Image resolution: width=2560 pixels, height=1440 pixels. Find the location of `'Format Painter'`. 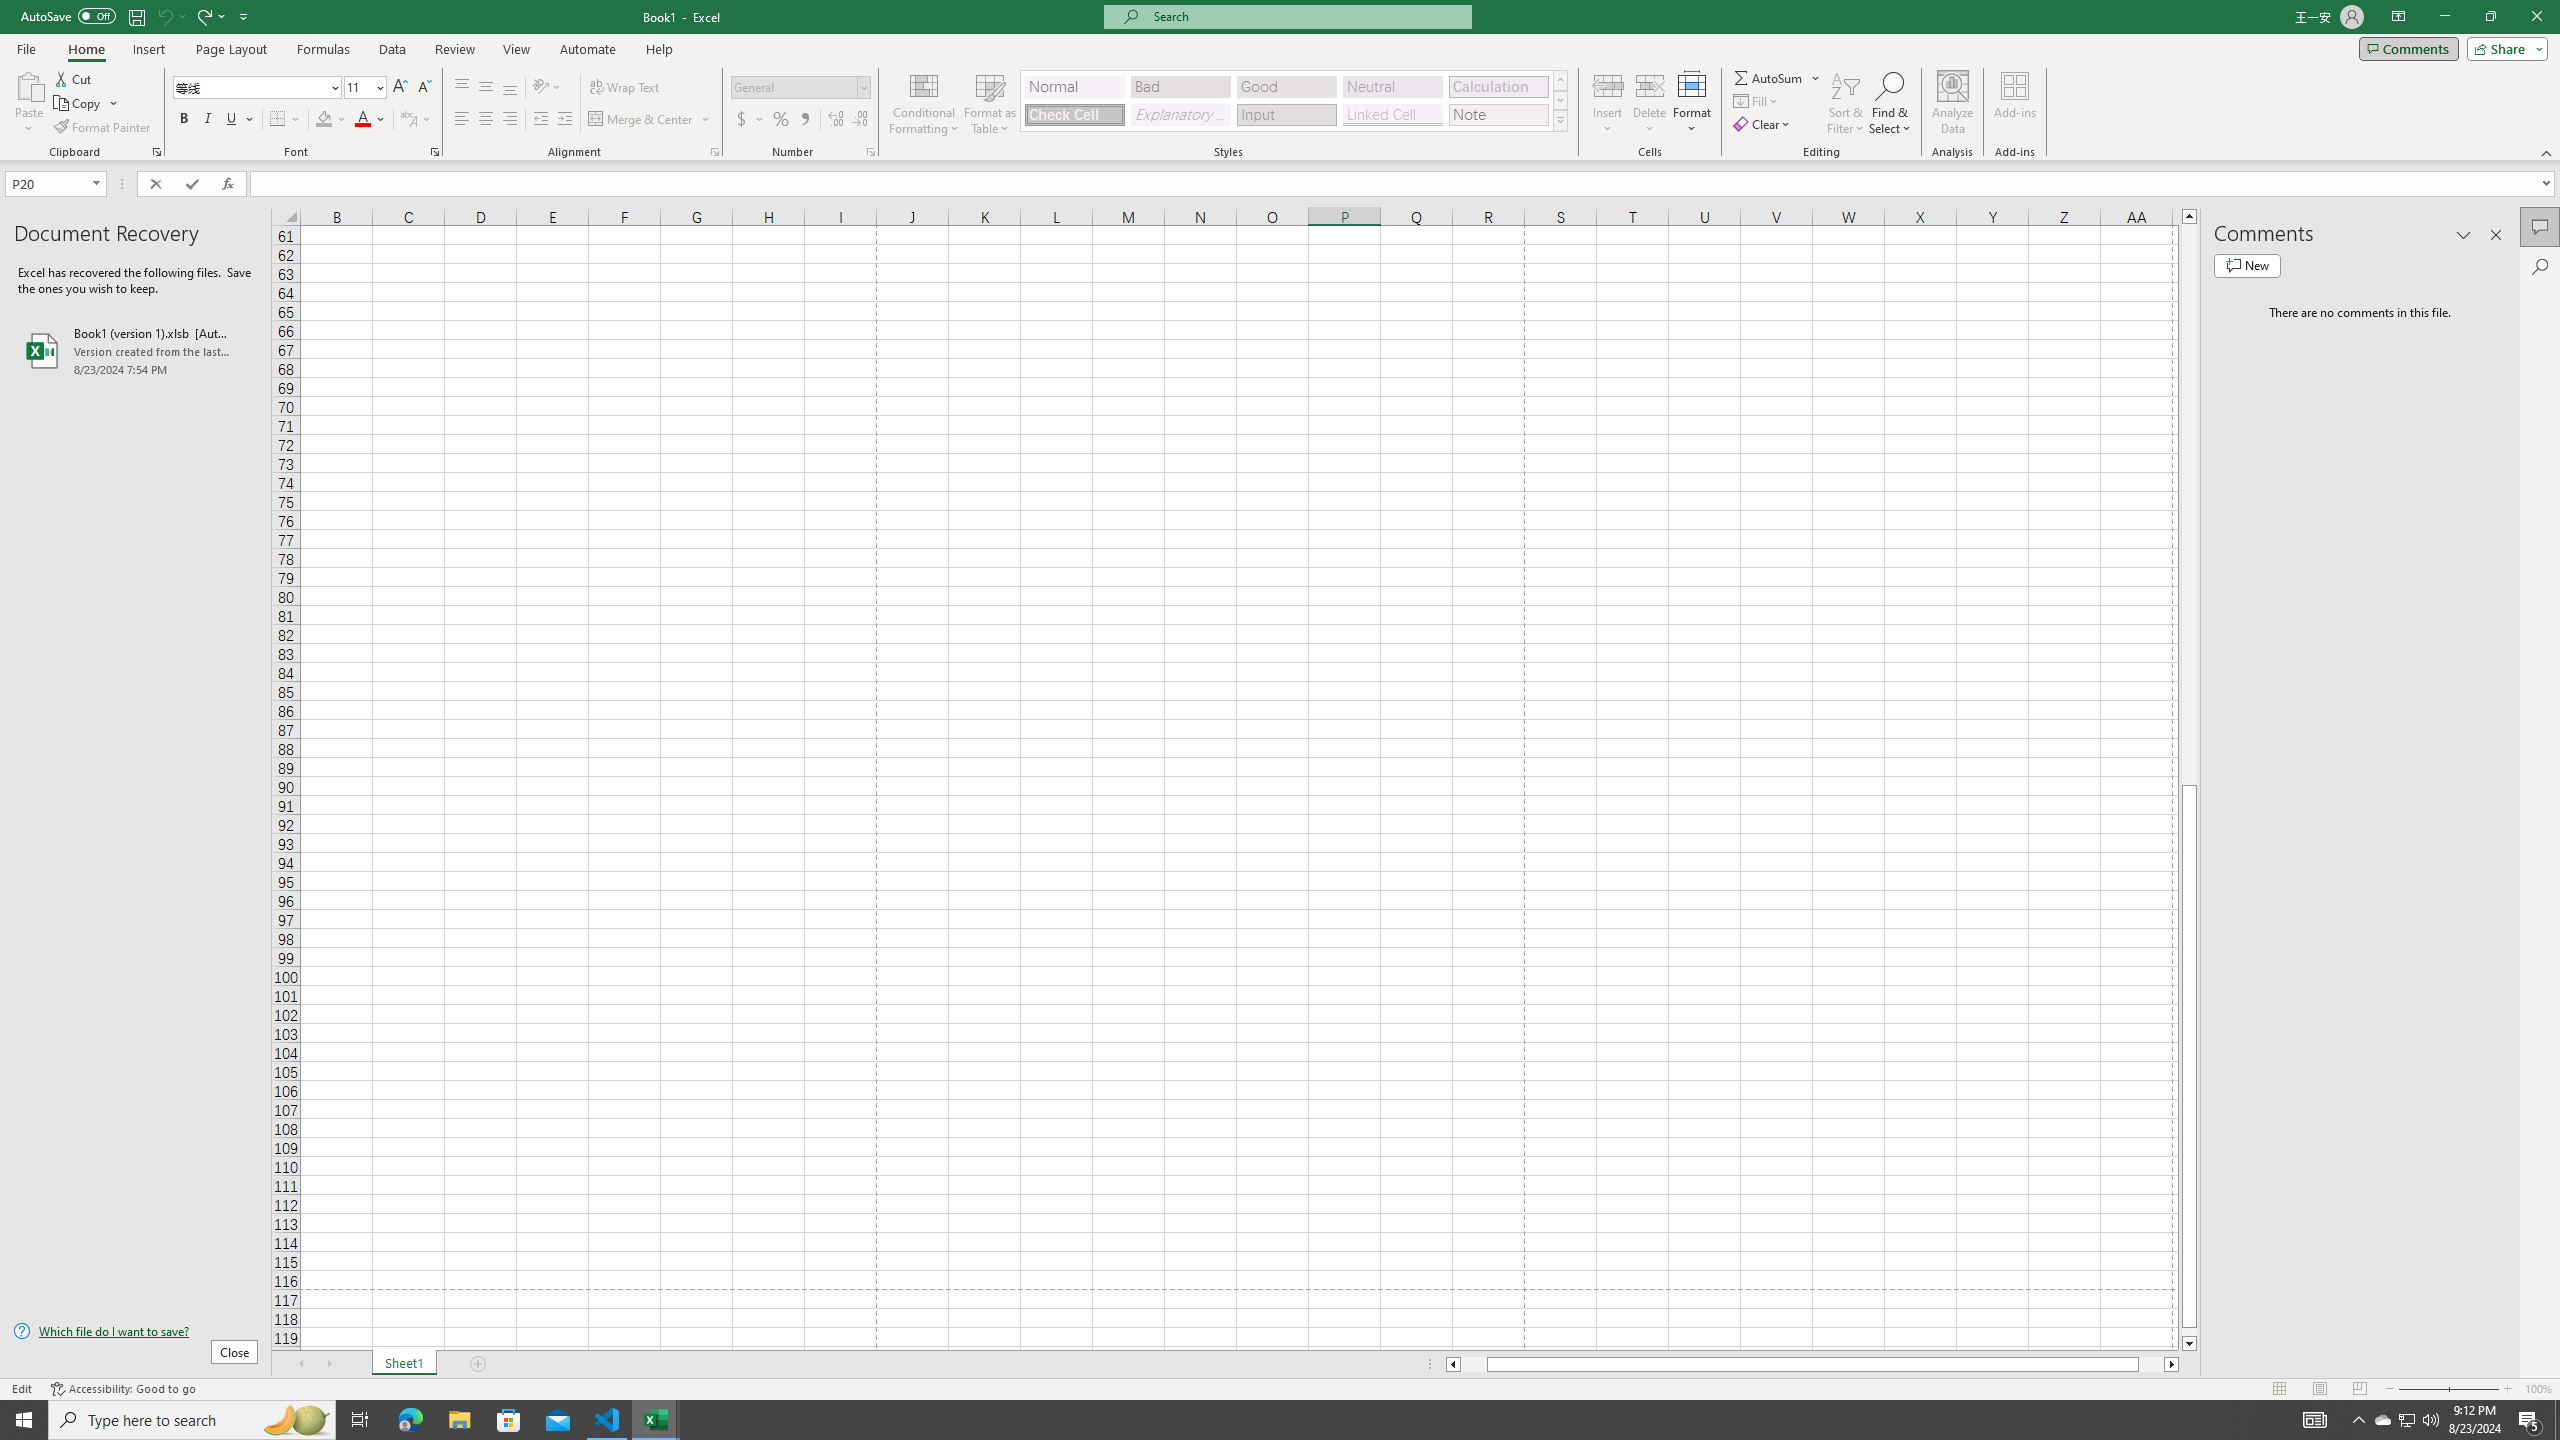

'Format Painter' is located at coordinates (102, 127).